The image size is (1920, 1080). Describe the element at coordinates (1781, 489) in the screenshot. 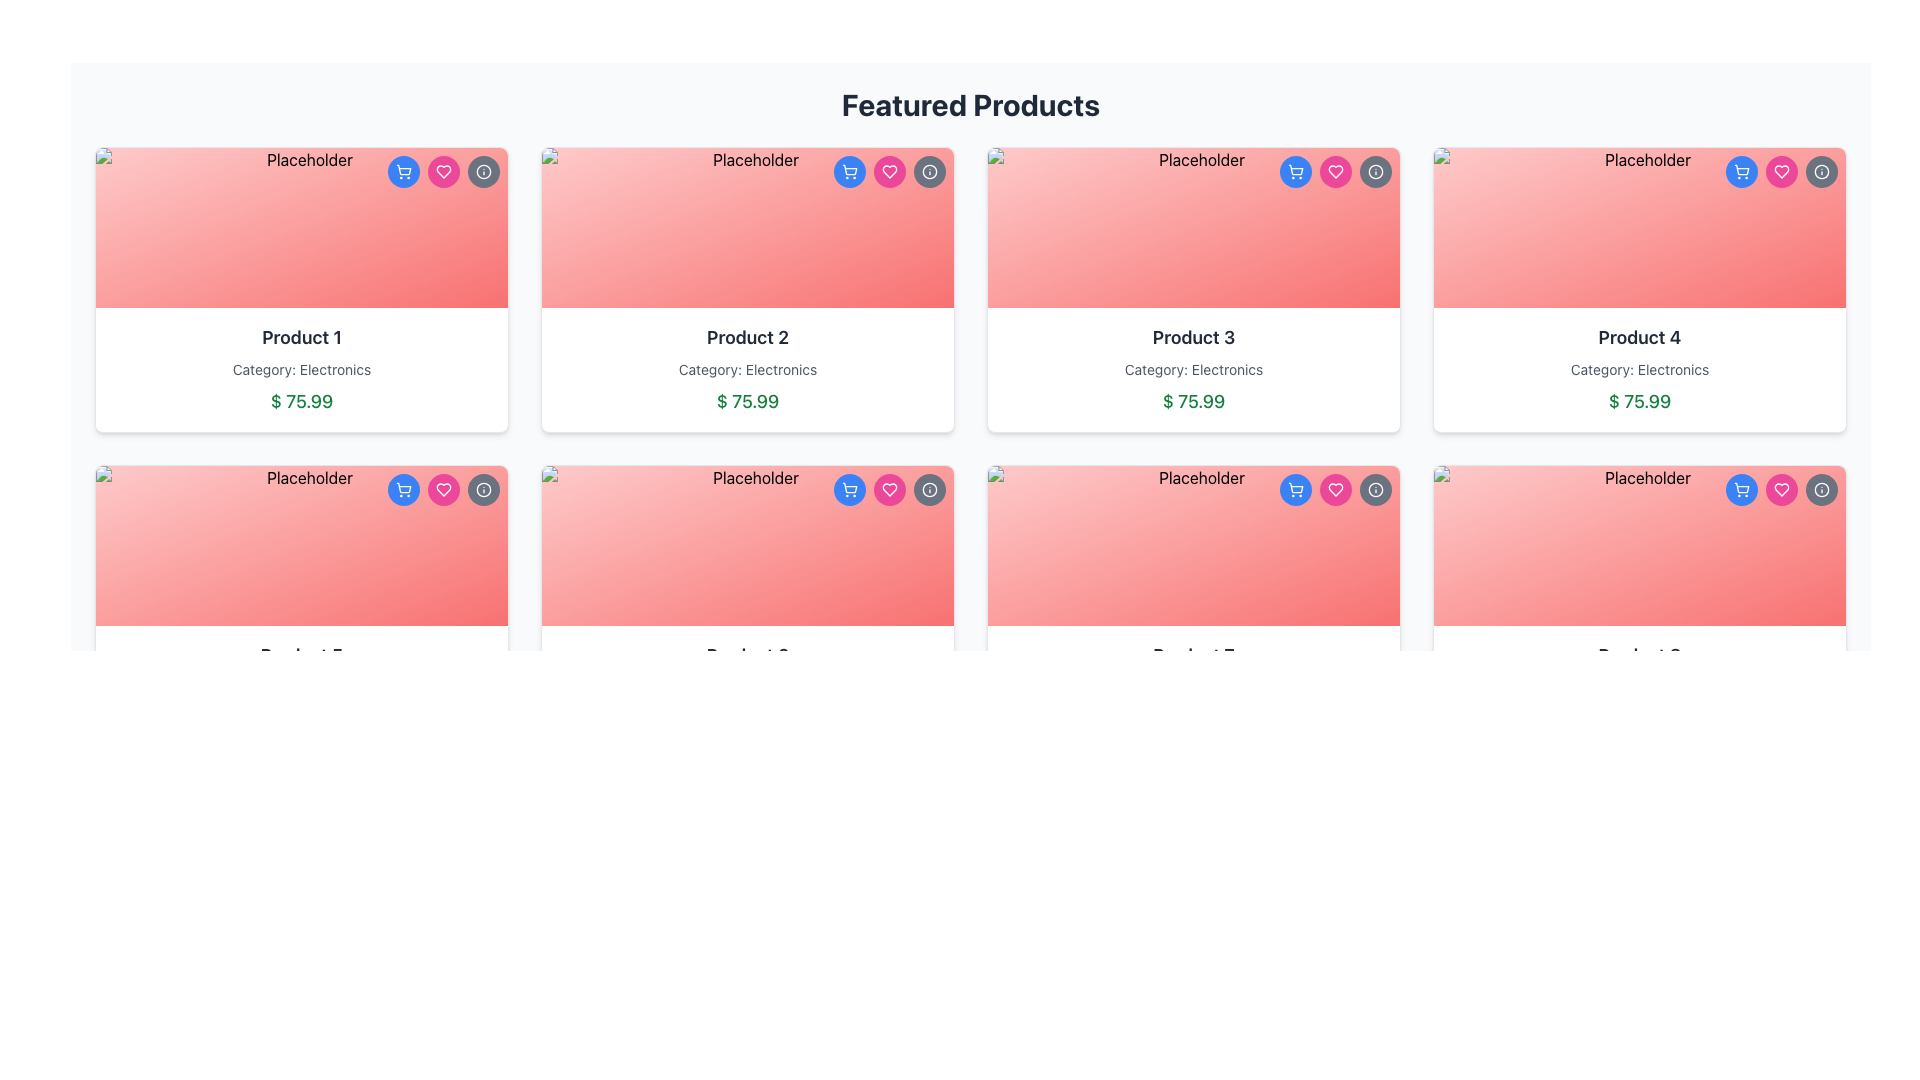

I see `the second interactive button in the top-right section of the product card to mark the item as a favorite, located between a blue shopping cart button and a gray info button` at that location.